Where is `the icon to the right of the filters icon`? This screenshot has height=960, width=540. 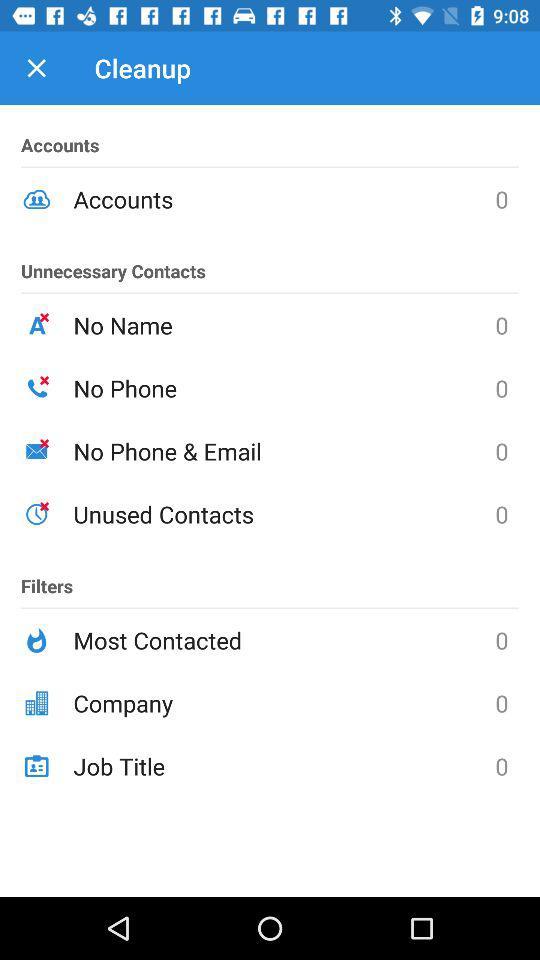
the icon to the right of the filters icon is located at coordinates (283, 639).